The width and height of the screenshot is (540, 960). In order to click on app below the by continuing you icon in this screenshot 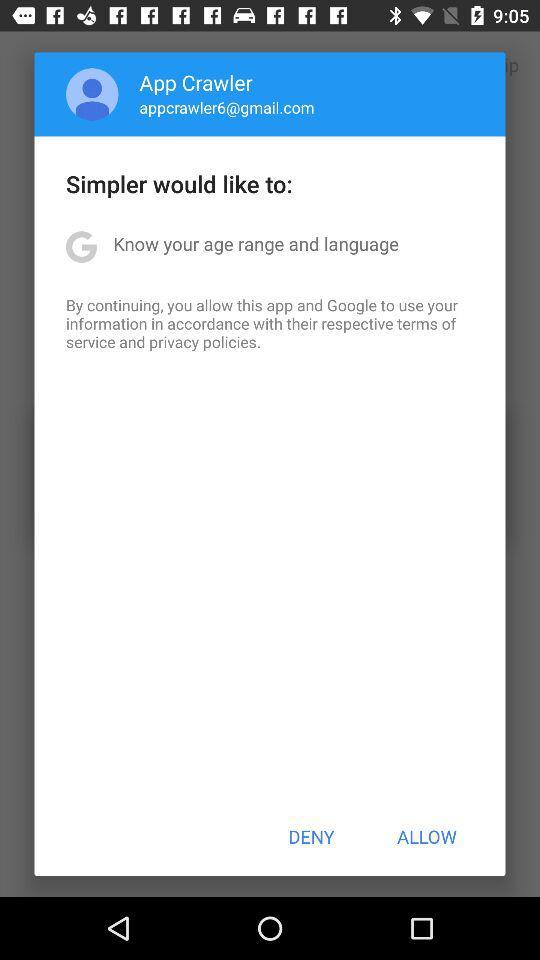, I will do `click(311, 836)`.